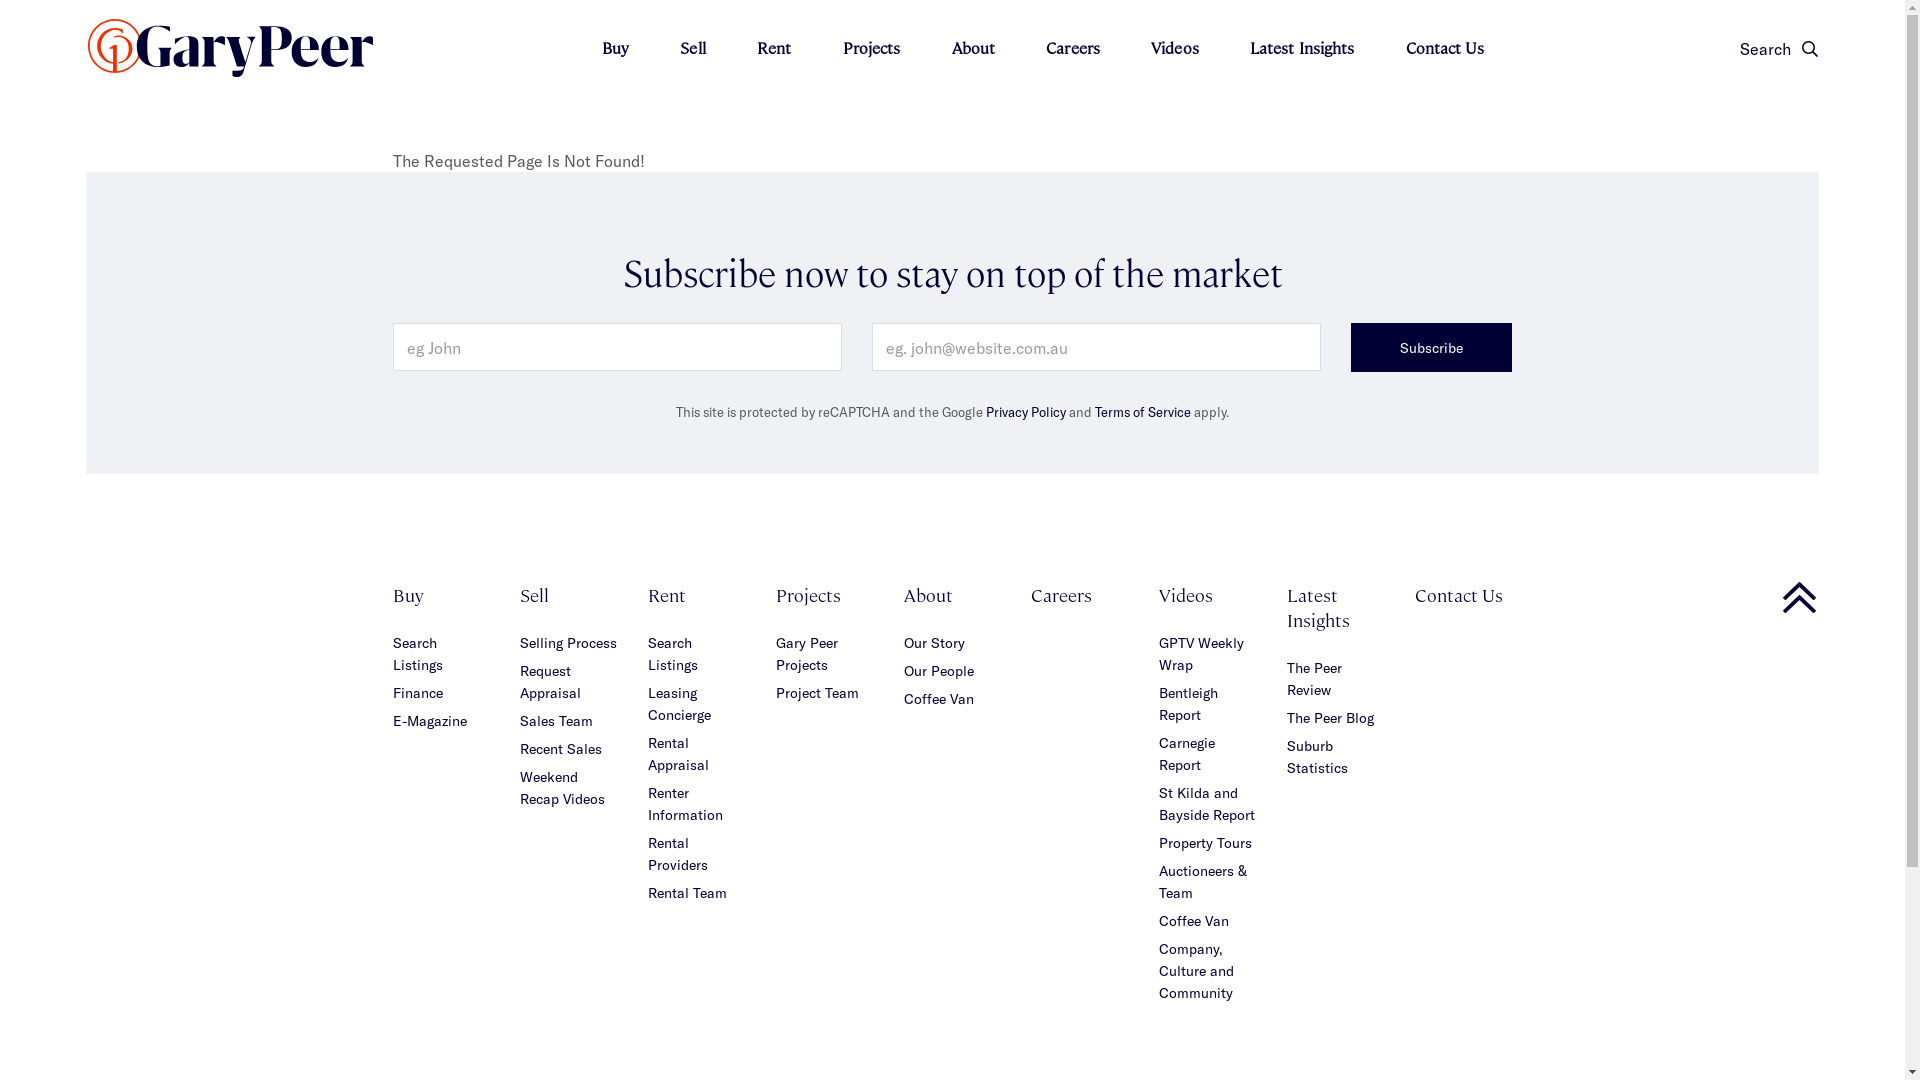 This screenshot has width=1920, height=1080. What do you see at coordinates (1414, 593) in the screenshot?
I see `'Contact Us'` at bounding box center [1414, 593].